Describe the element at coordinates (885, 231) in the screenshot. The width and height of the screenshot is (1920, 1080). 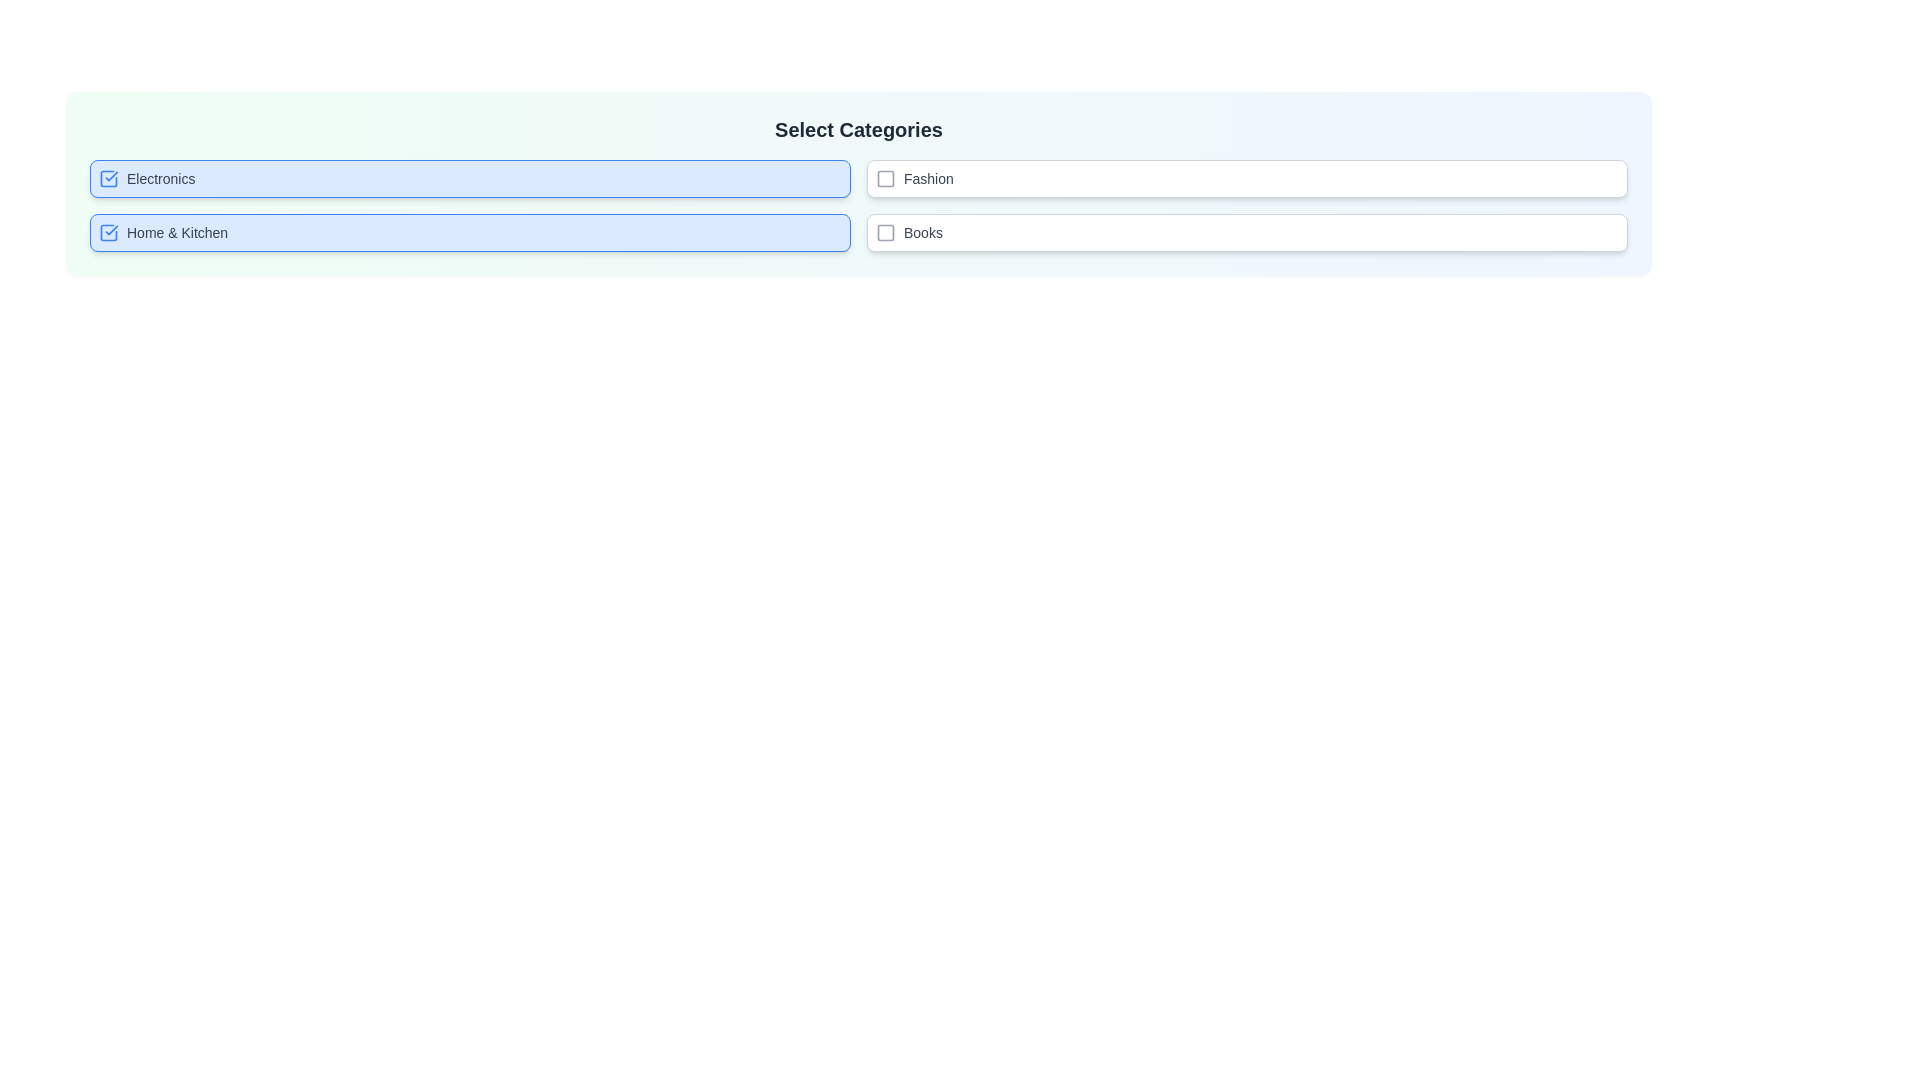
I see `the checkbox located to the immediate left of the text 'Books' in the far-right column under the 'Fashion' row` at that location.